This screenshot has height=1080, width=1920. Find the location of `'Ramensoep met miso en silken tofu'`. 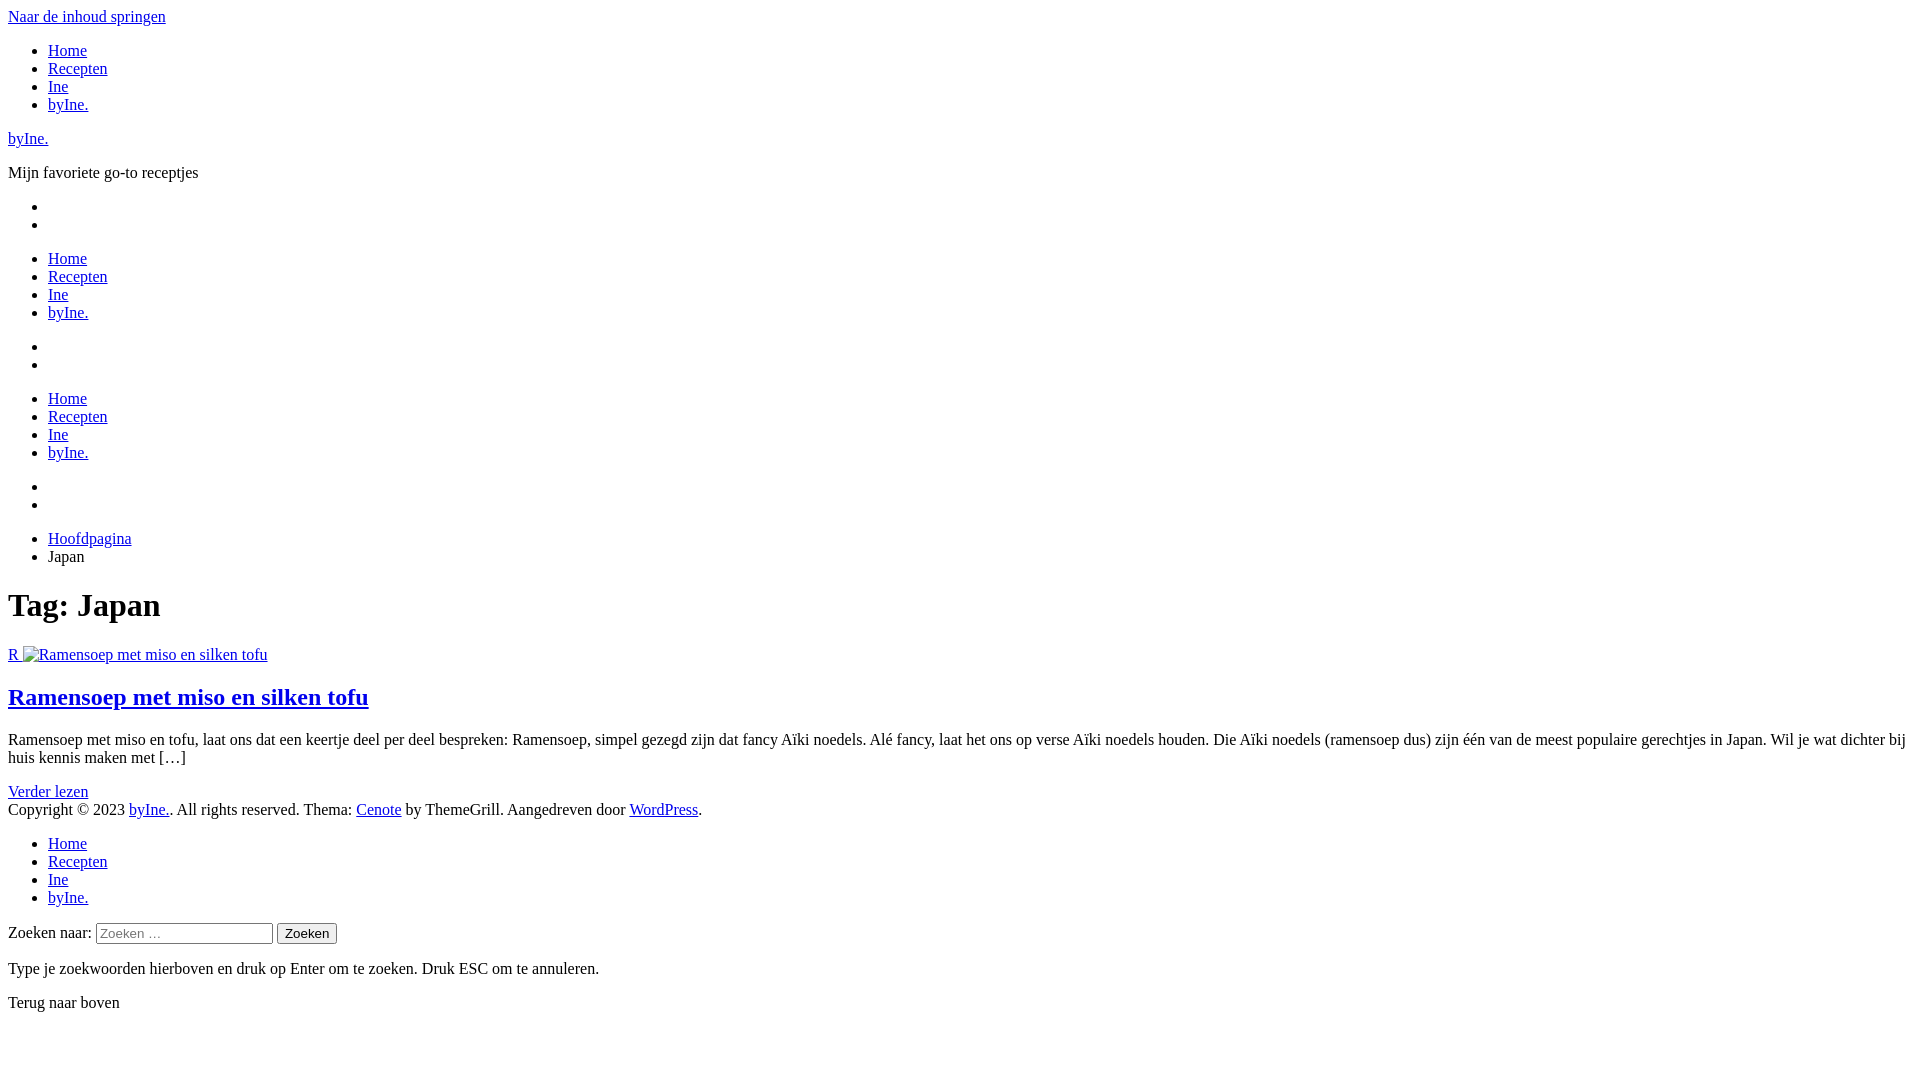

'Ramensoep met miso en silken tofu' is located at coordinates (8, 696).